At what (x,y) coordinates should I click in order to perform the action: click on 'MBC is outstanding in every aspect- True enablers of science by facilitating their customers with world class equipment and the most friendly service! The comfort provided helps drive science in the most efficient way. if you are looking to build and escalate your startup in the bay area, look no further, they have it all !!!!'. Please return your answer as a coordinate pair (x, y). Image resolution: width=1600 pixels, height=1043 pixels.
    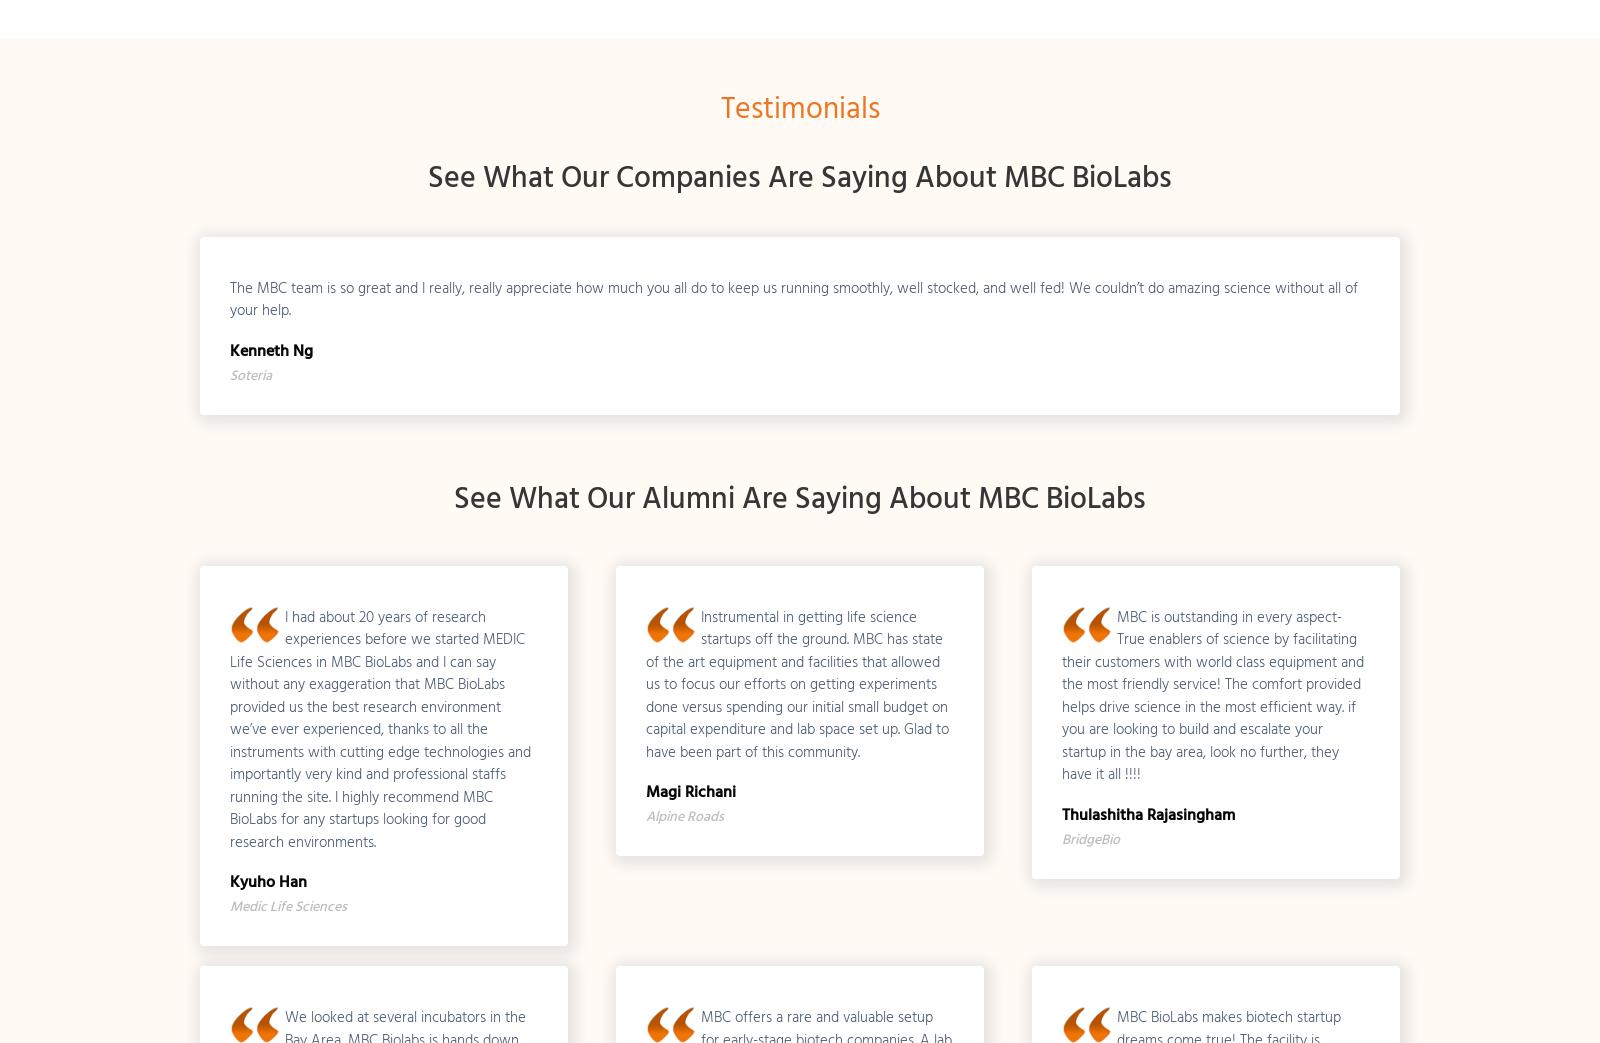
    Looking at the image, I should click on (1060, 694).